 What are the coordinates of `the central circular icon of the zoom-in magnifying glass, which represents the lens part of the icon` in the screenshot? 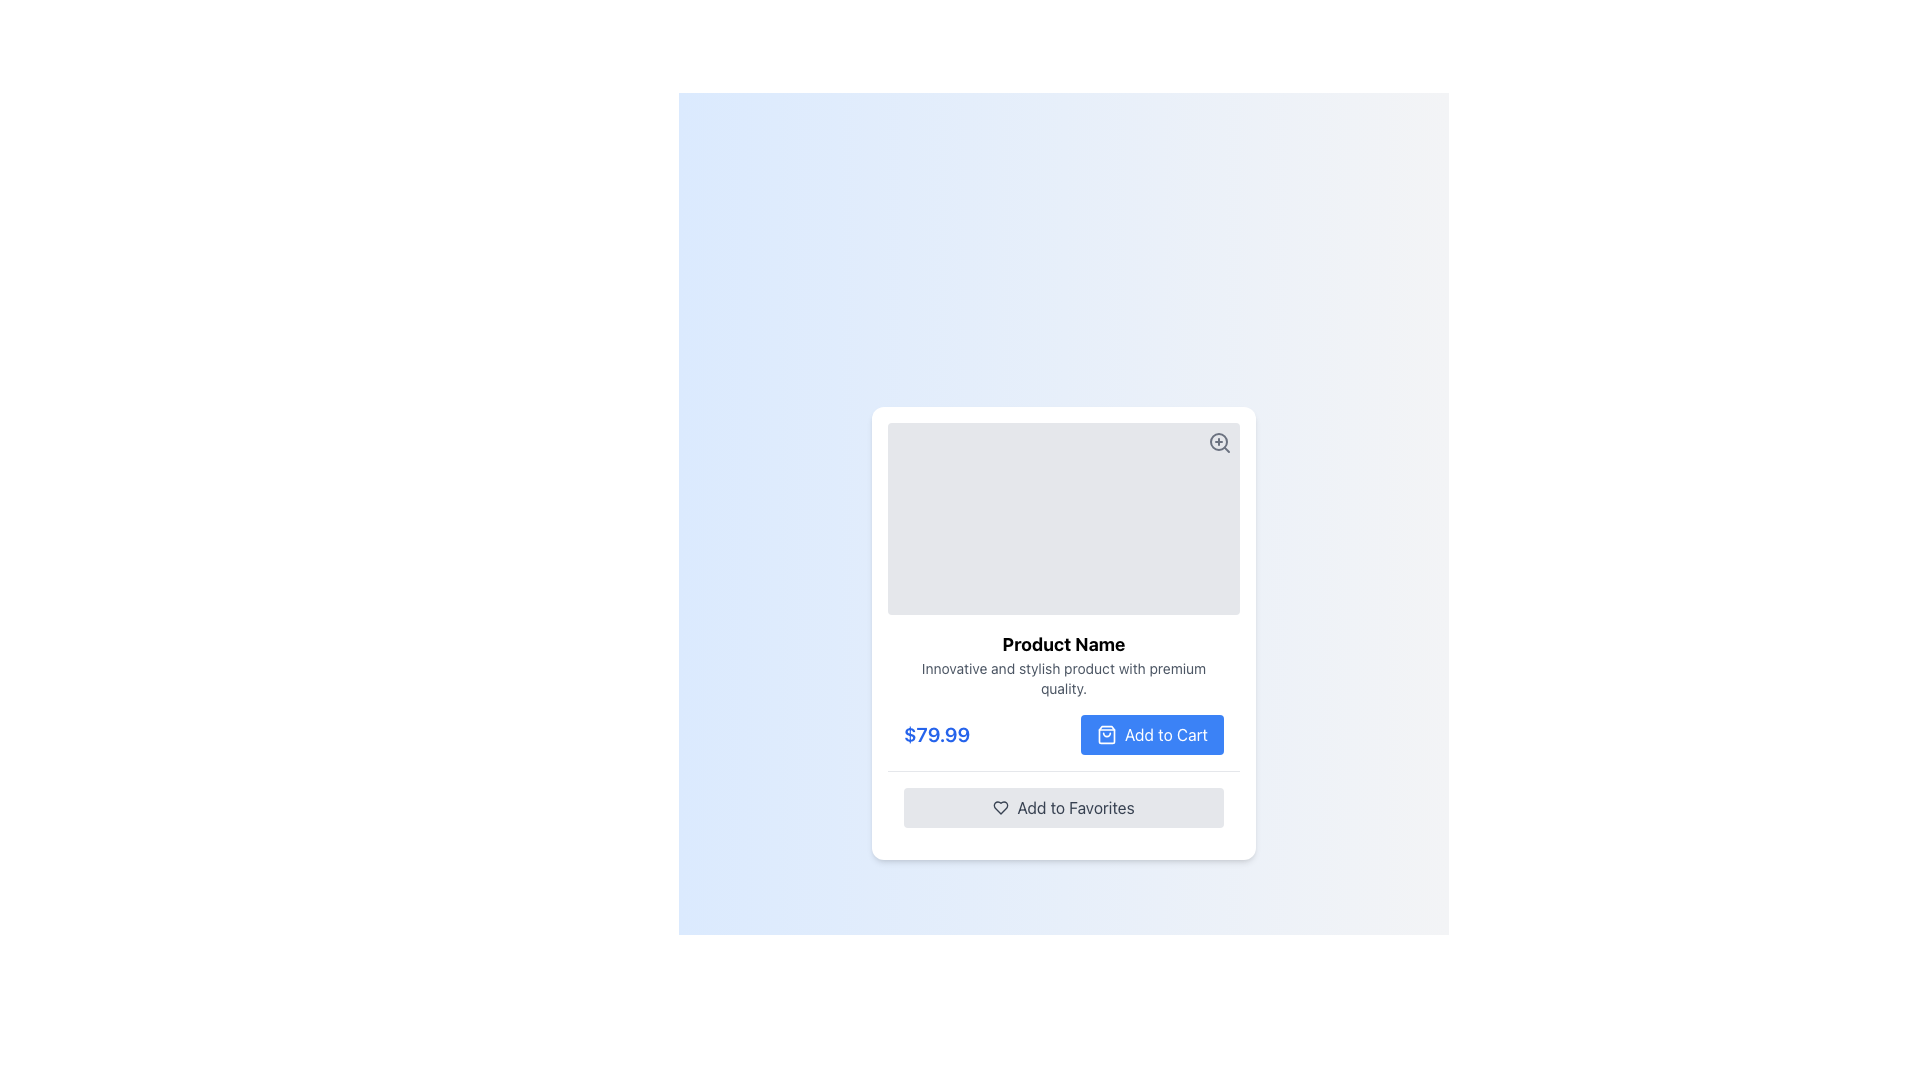 It's located at (1218, 440).